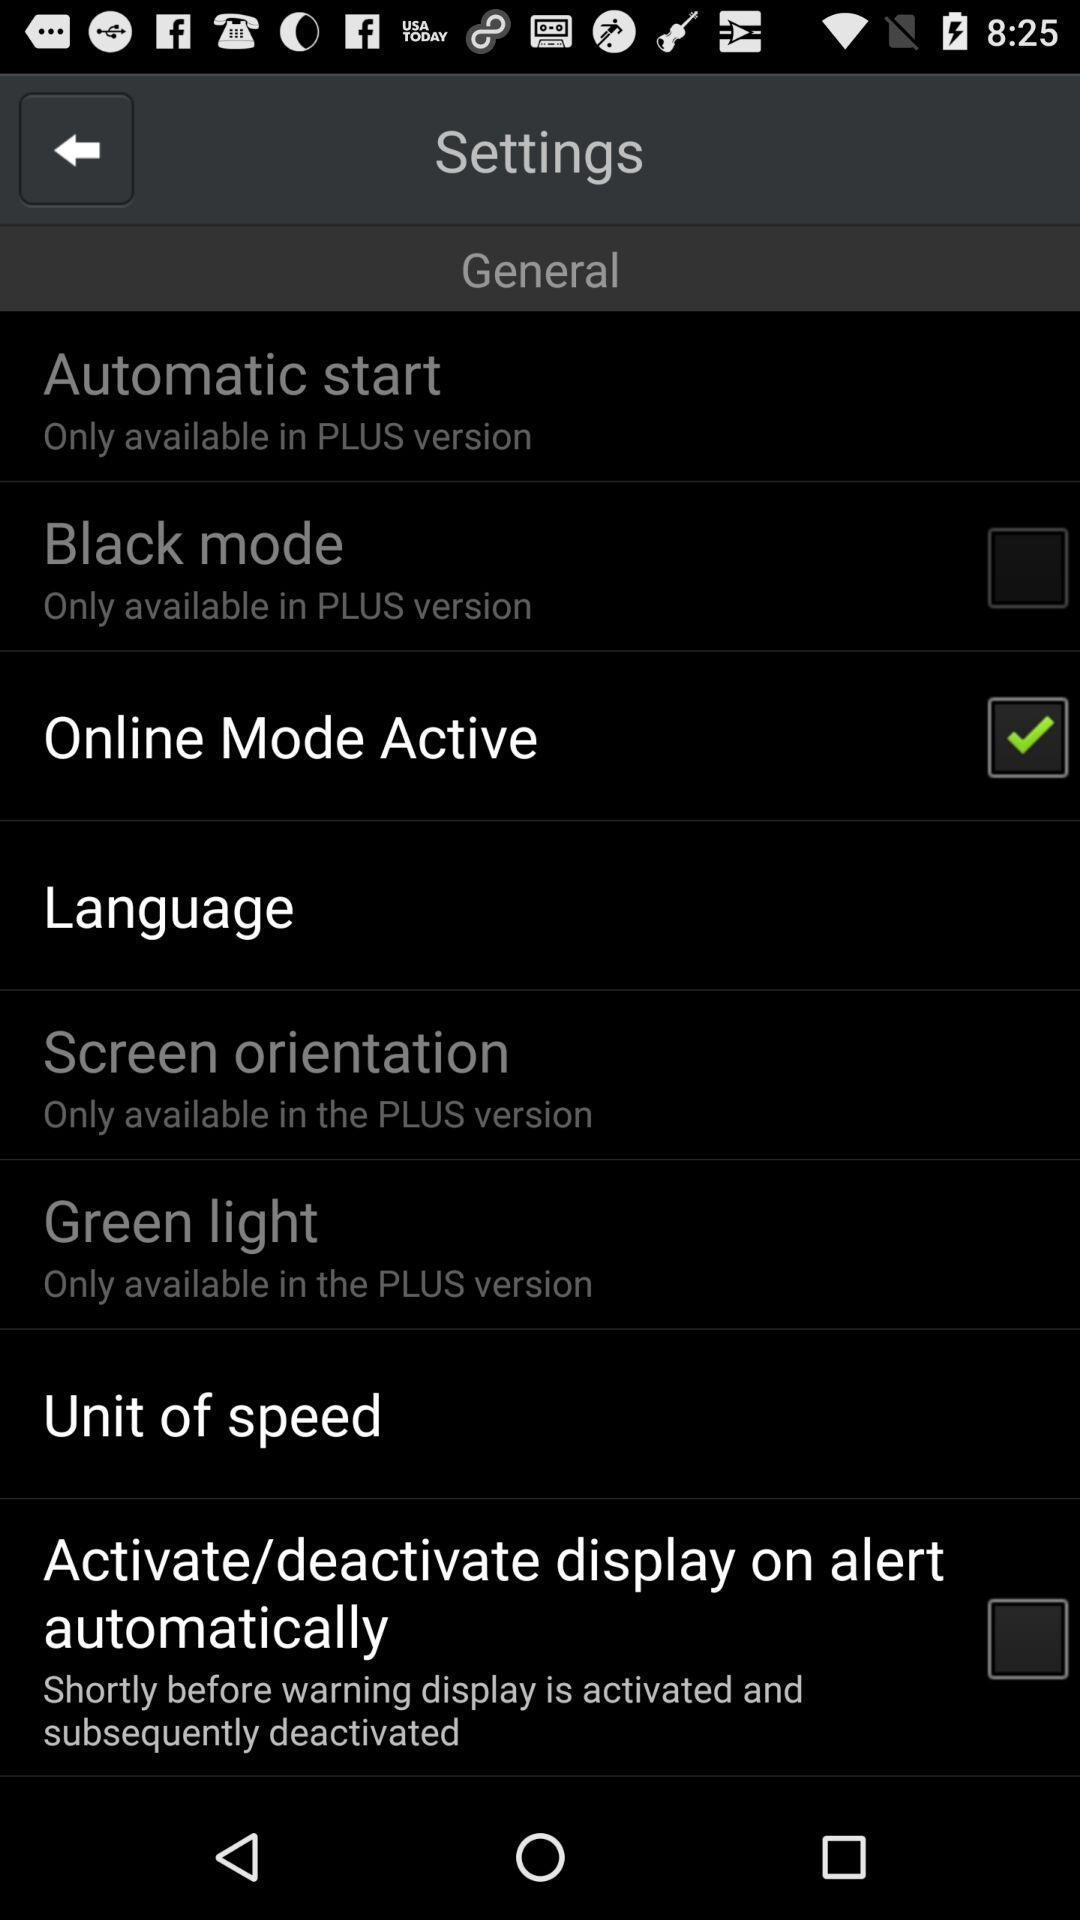  I want to click on the item above the general icon, so click(75, 148).